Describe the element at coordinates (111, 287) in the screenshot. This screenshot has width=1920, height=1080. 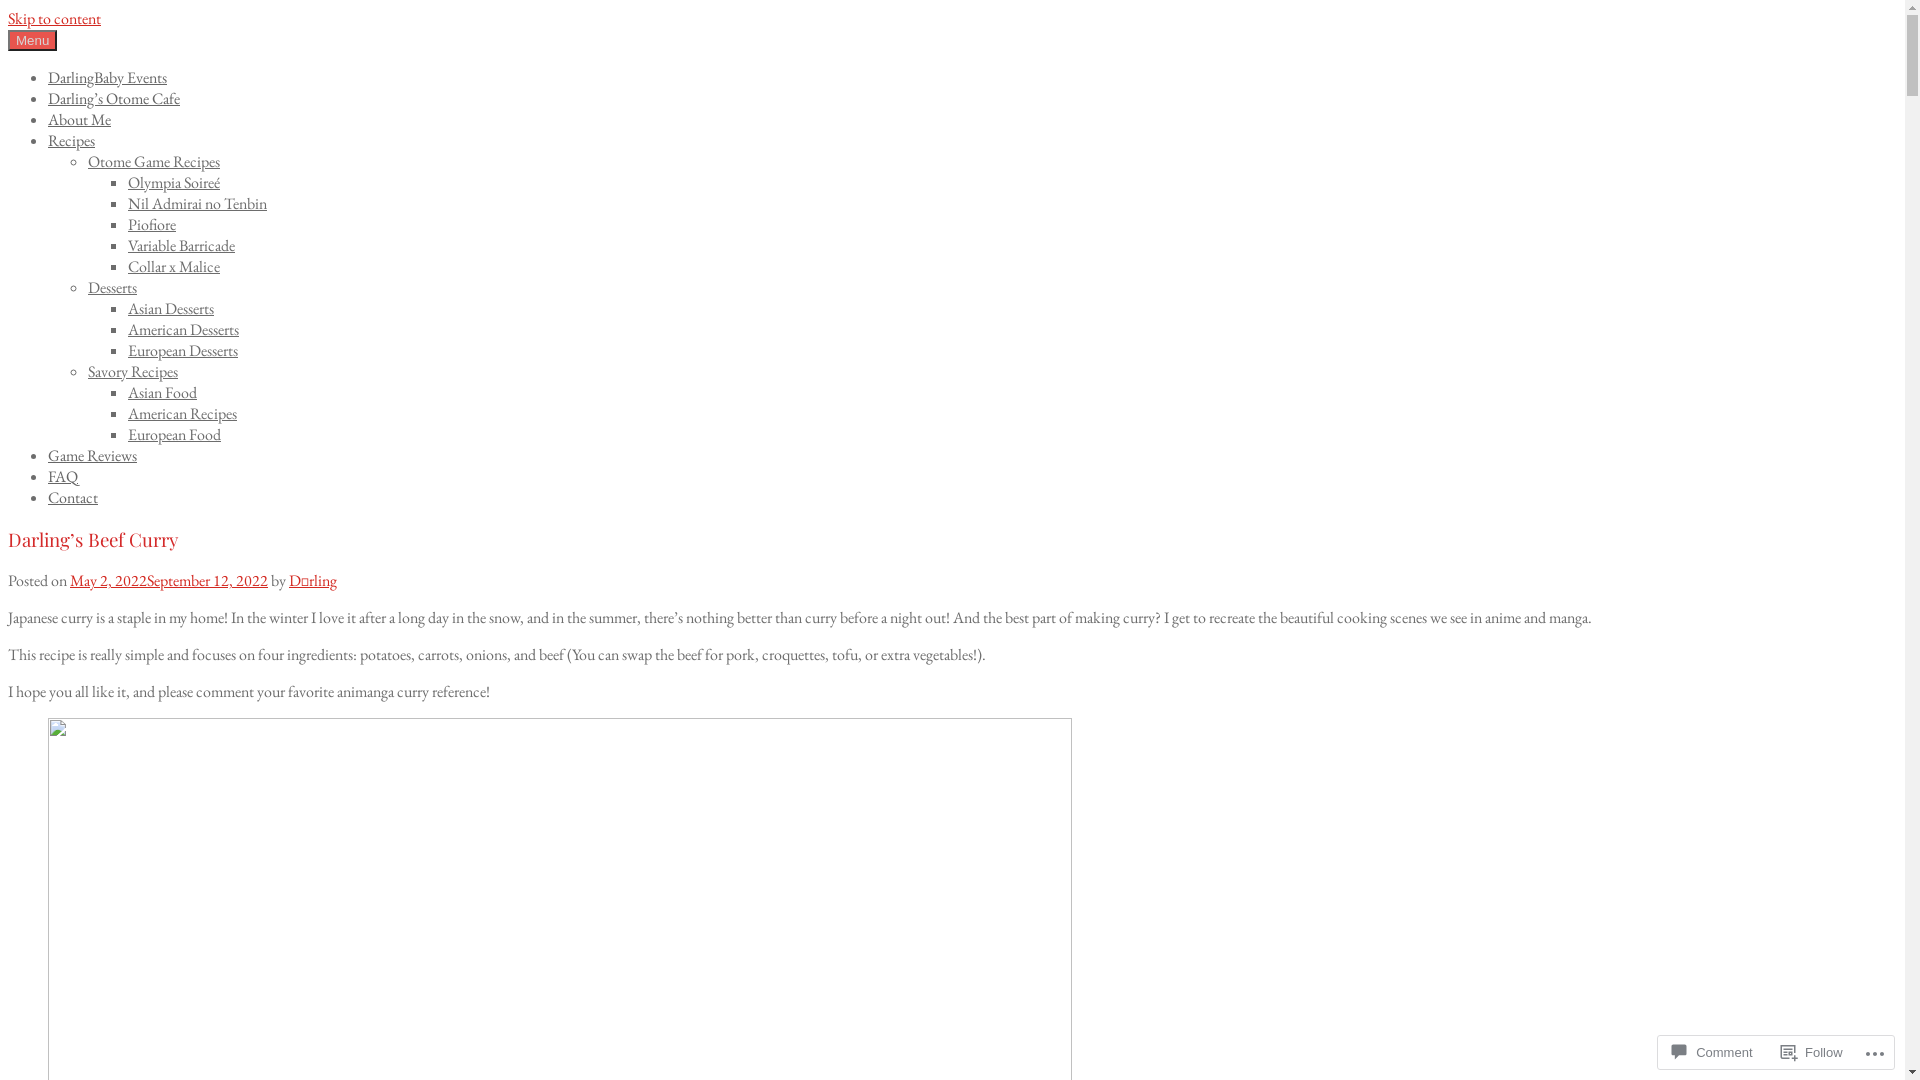
I see `'Desserts'` at that location.